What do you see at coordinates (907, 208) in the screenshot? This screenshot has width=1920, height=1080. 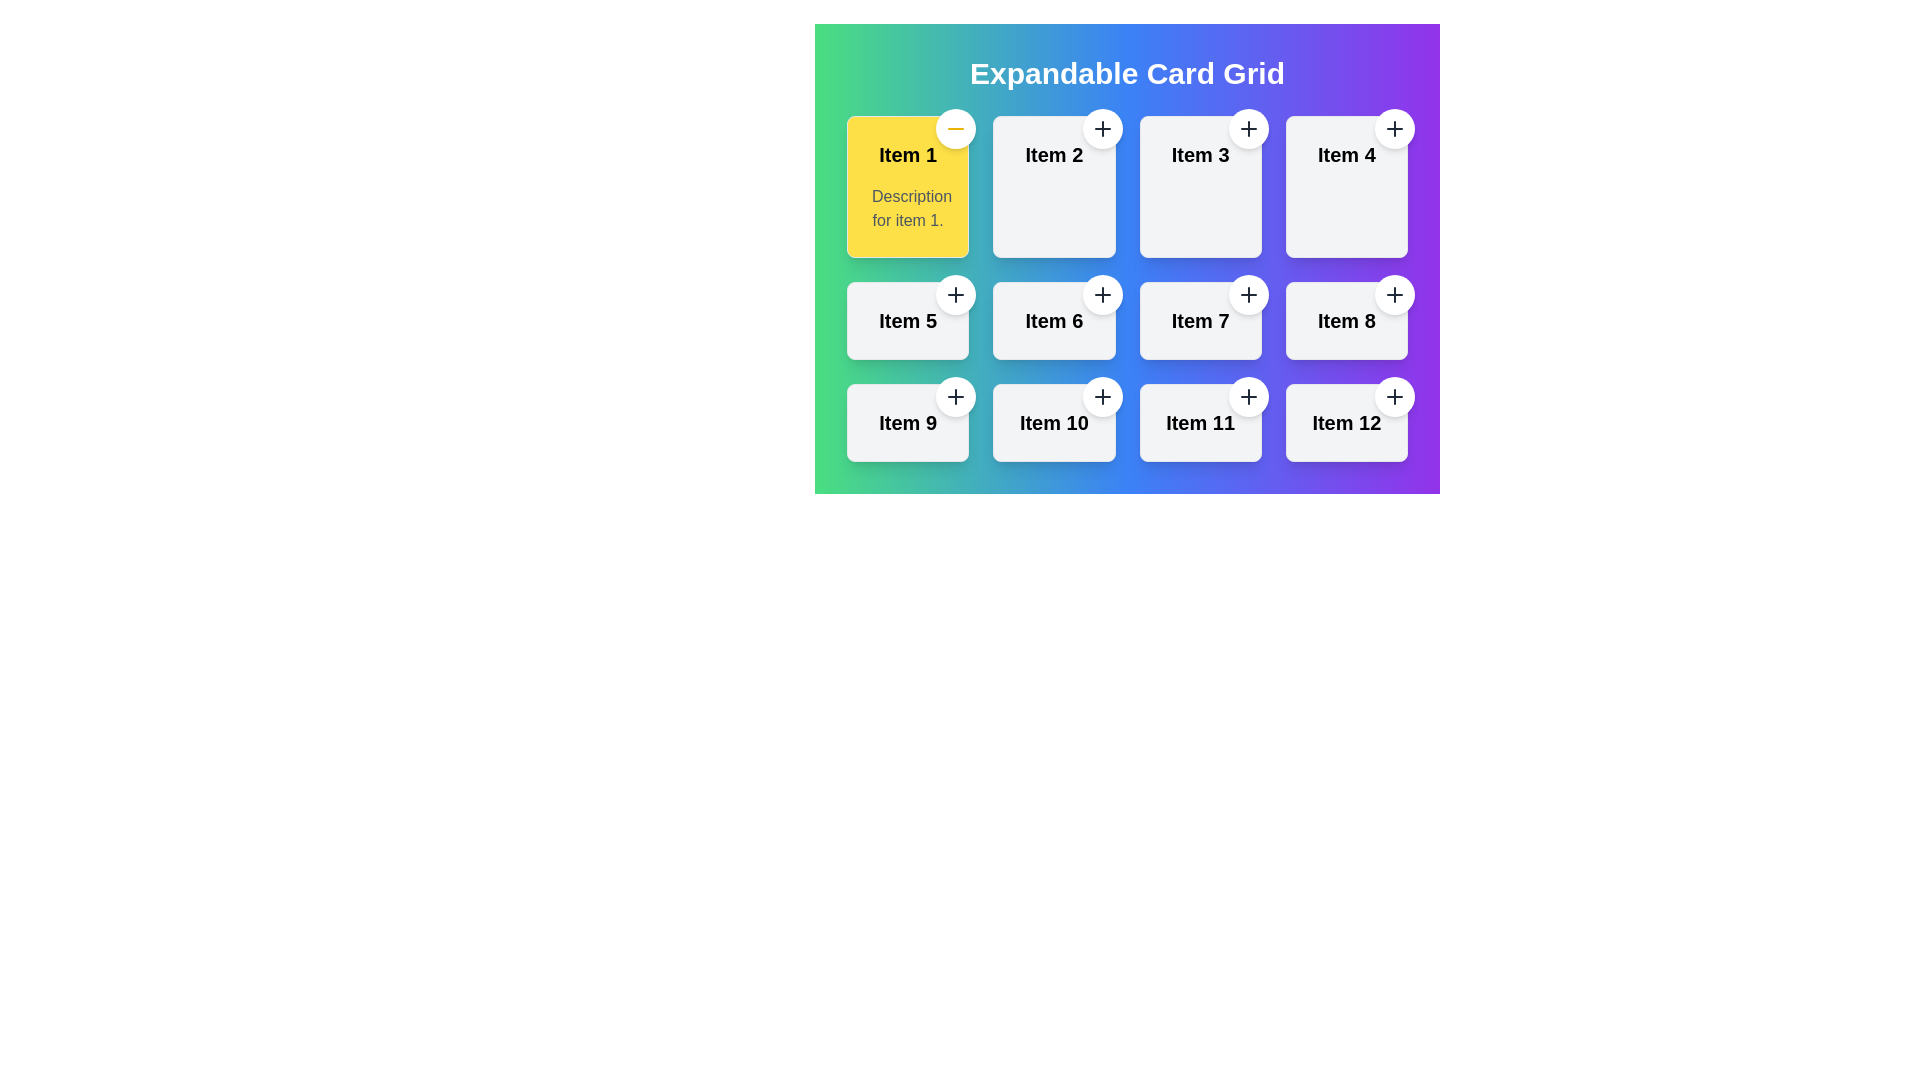 I see `the text label reading 'Description for item 1.' which is styled with a light gray font and located within the yellow background of the card labeled 'Item 1'` at bounding box center [907, 208].